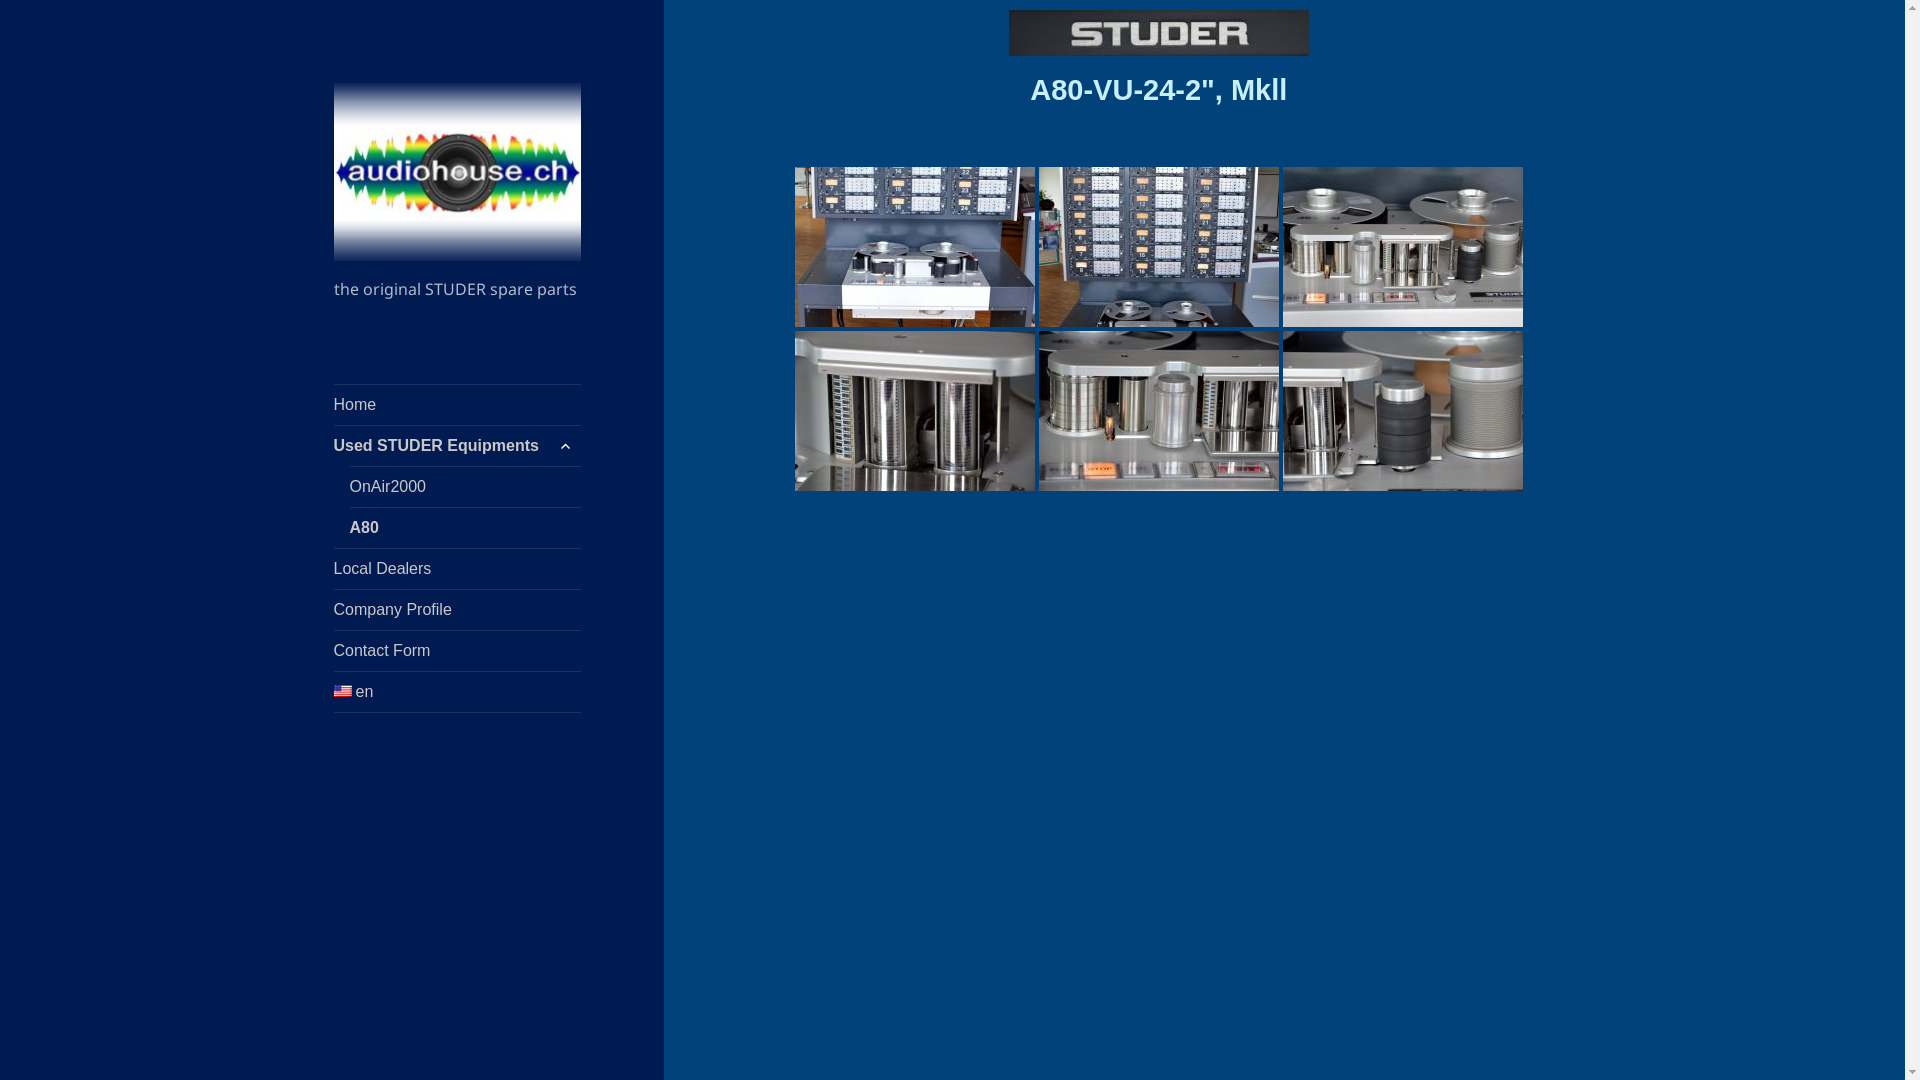 The height and width of the screenshot is (1080, 1920). I want to click on 'Contact Form', so click(456, 651).